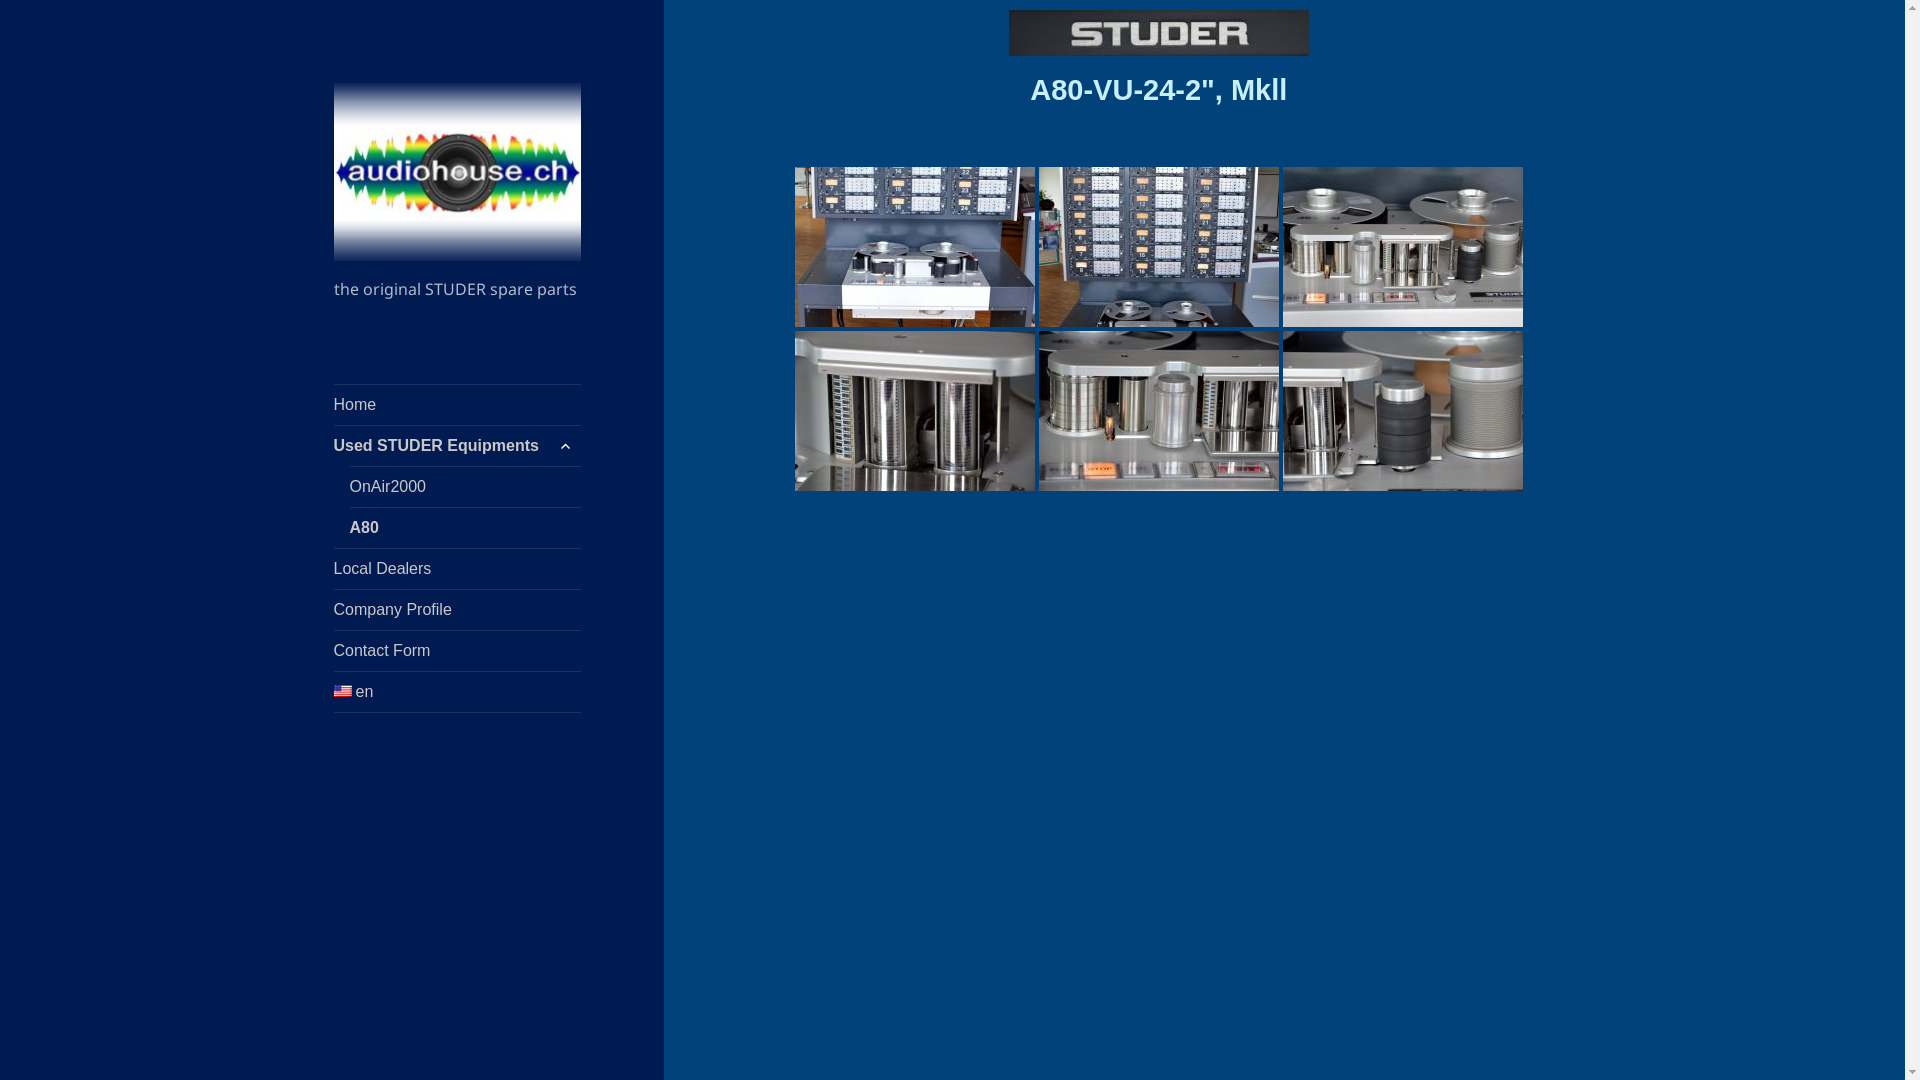 The height and width of the screenshot is (1080, 1920). I want to click on 'Contact Form', so click(456, 651).